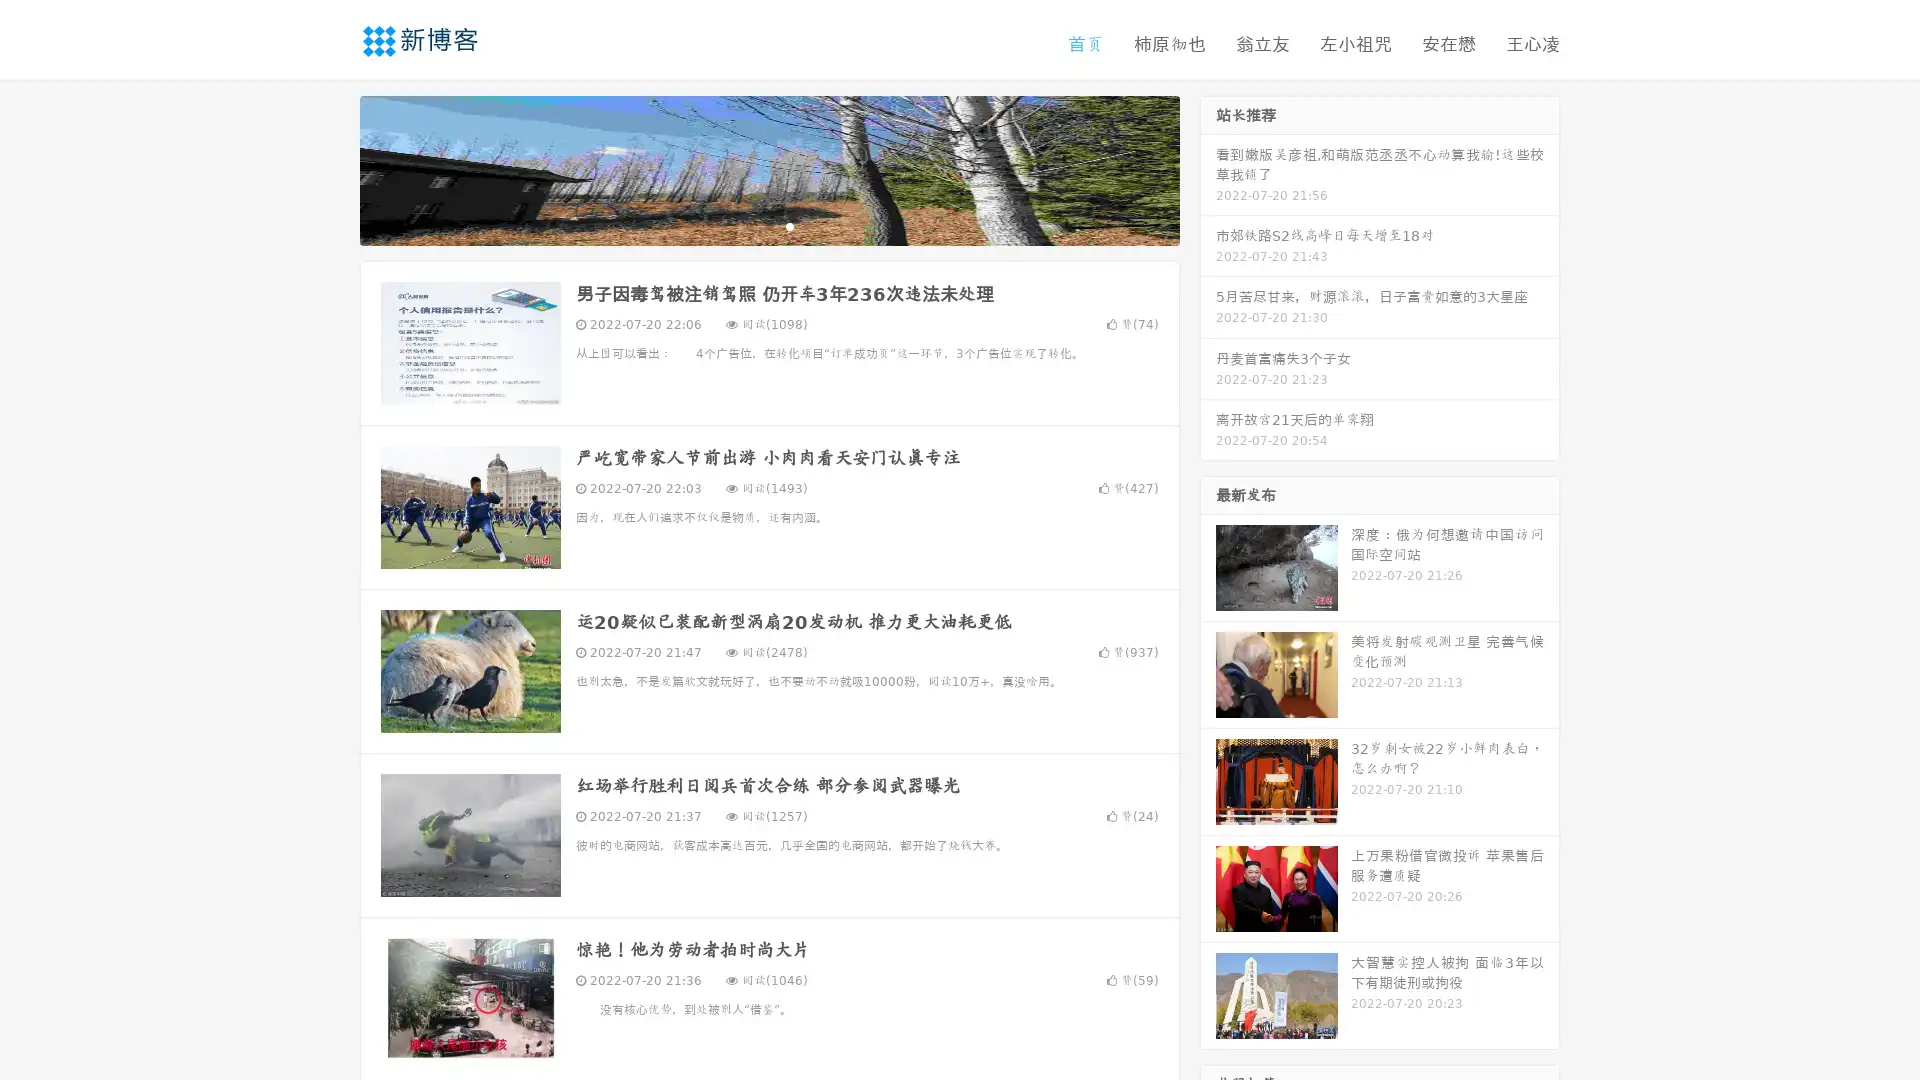 The image size is (1920, 1080). I want to click on Go to slide 2, so click(768, 225).